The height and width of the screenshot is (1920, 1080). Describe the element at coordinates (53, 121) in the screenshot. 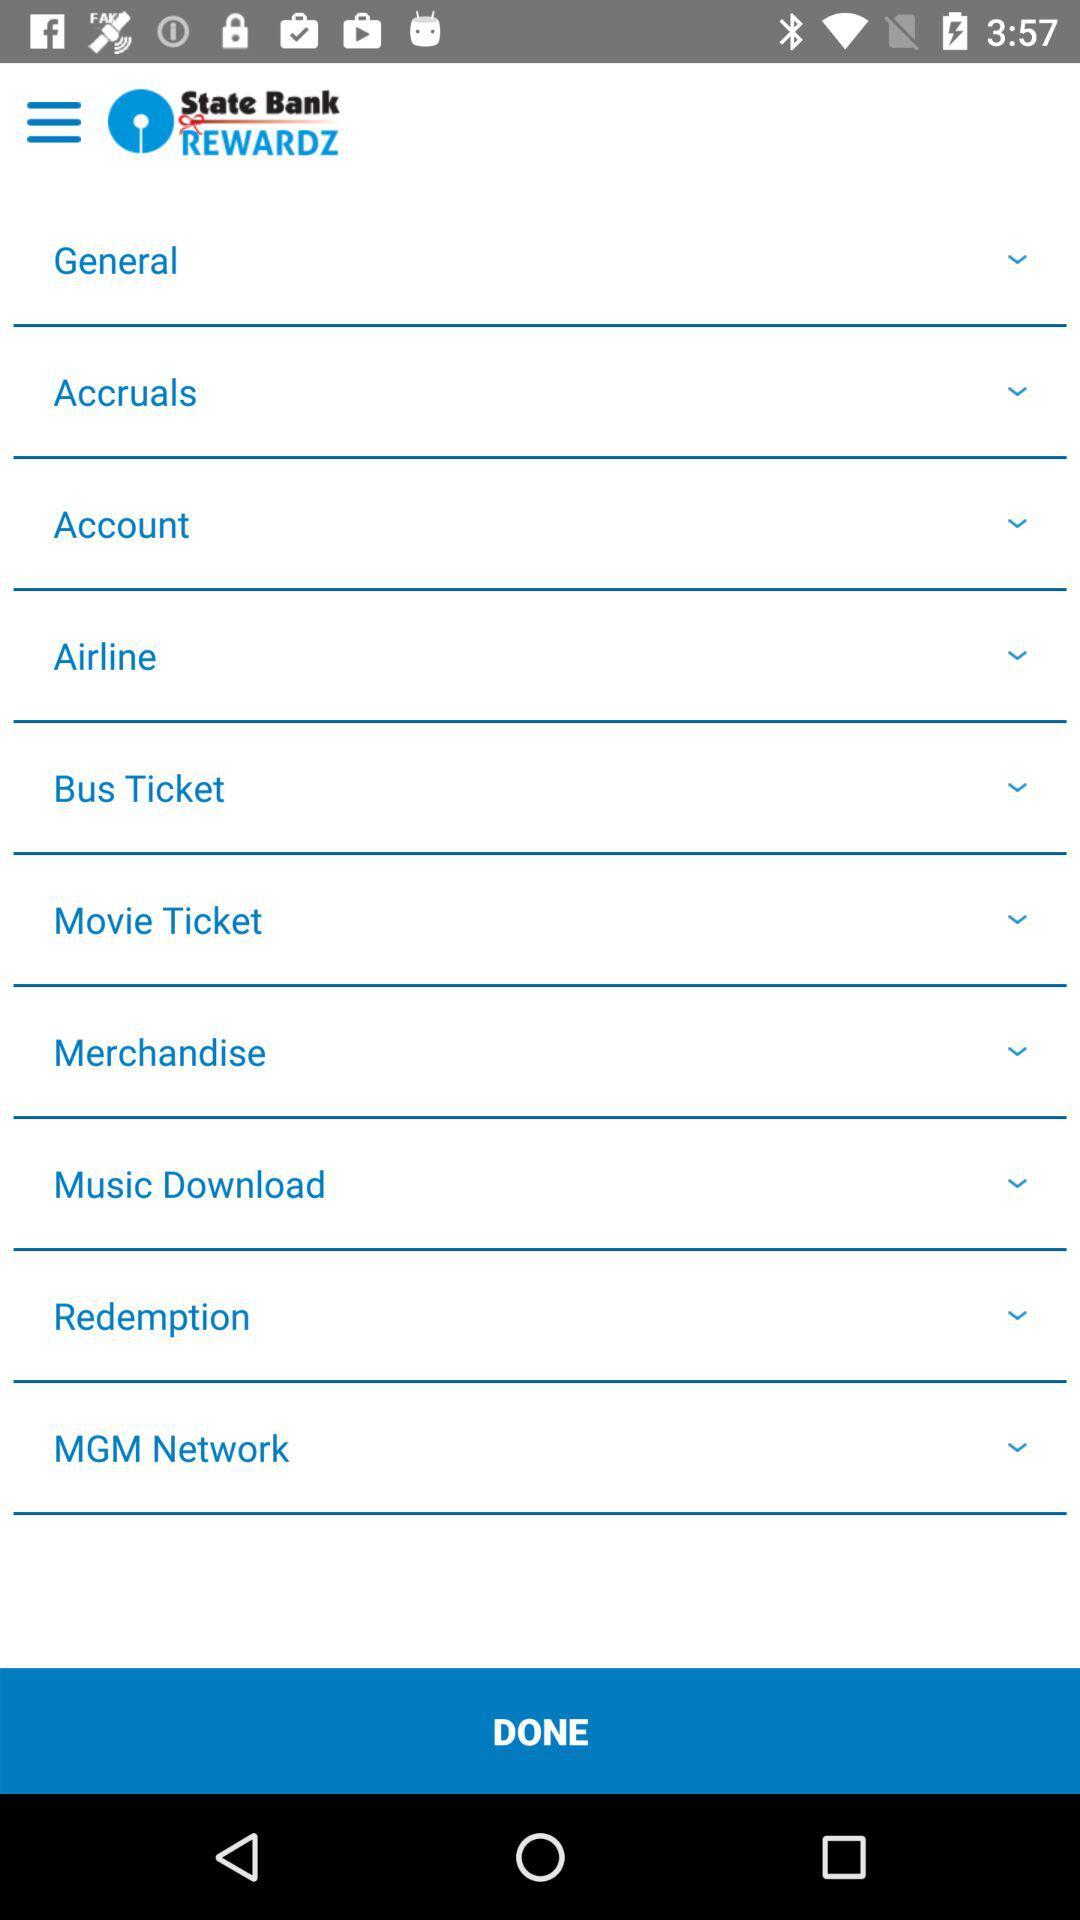

I see `other sections` at that location.